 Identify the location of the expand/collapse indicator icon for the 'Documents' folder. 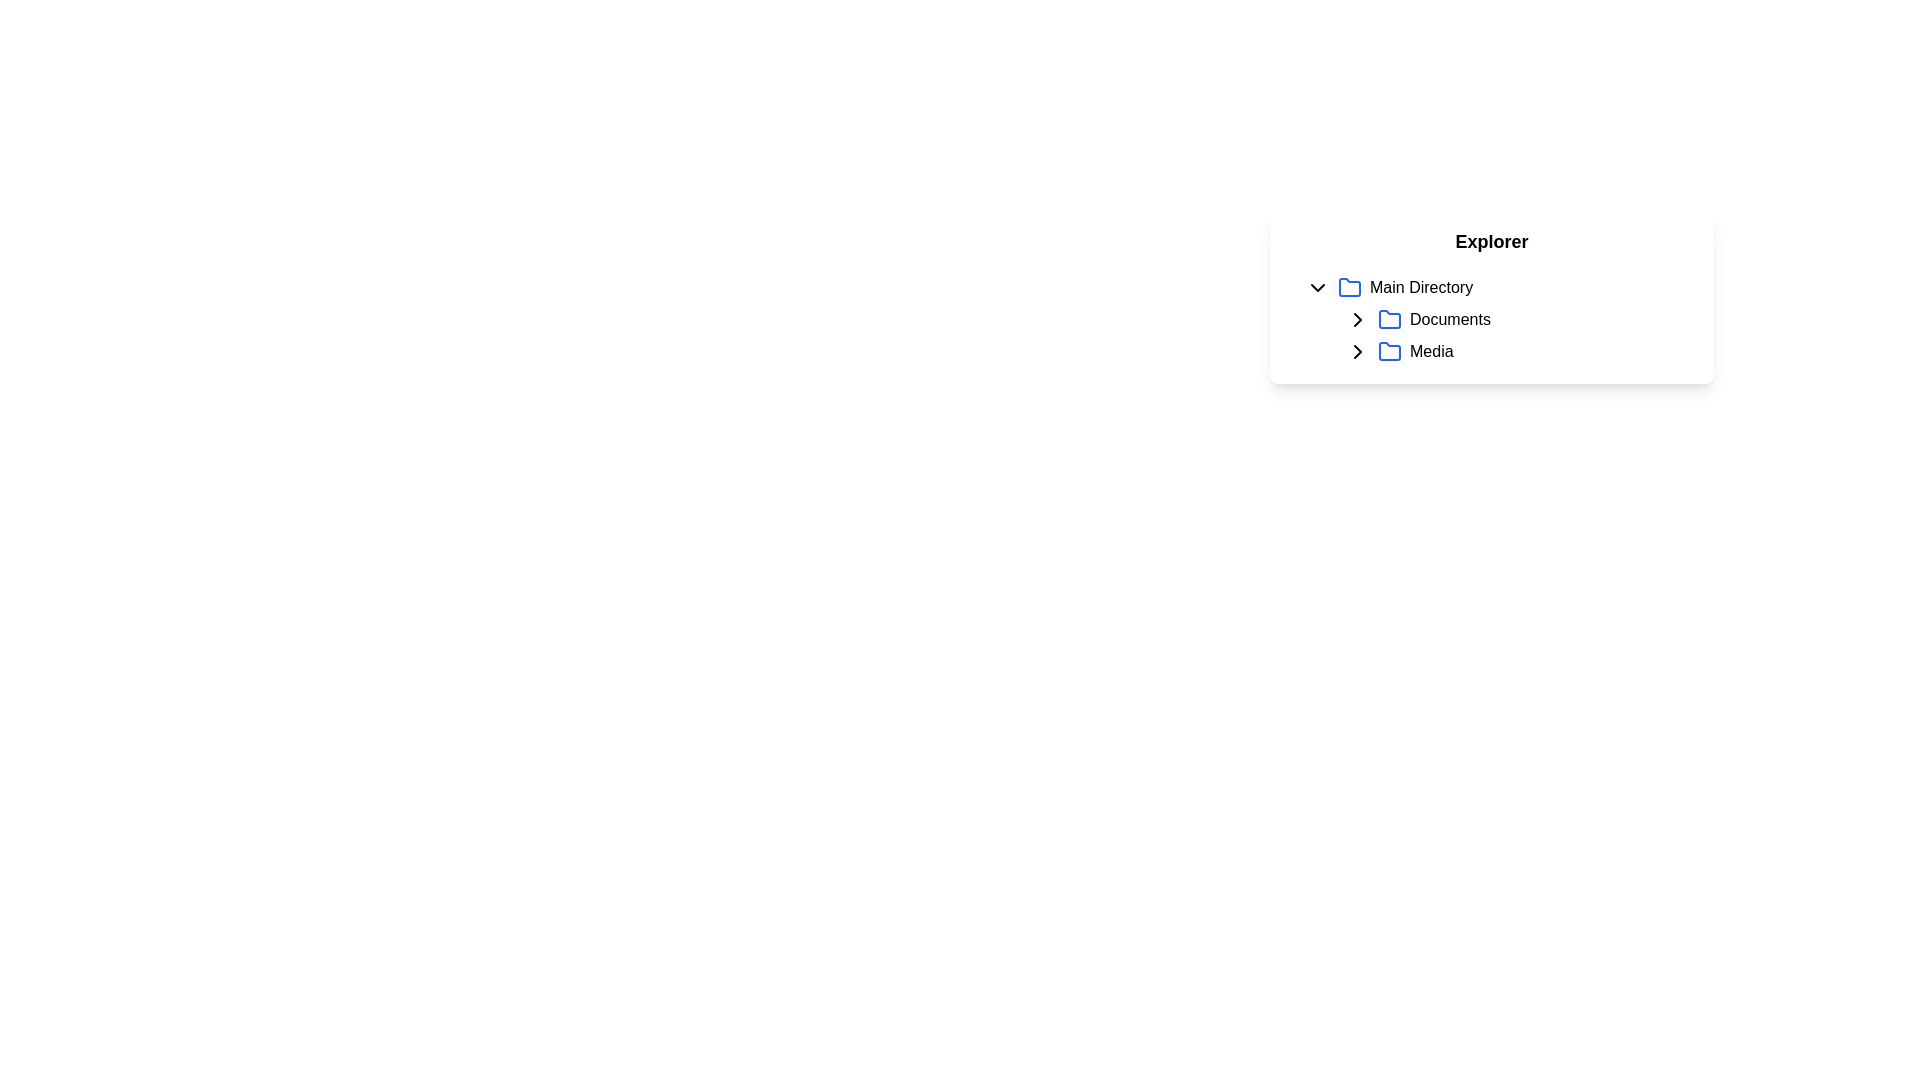
(1358, 319).